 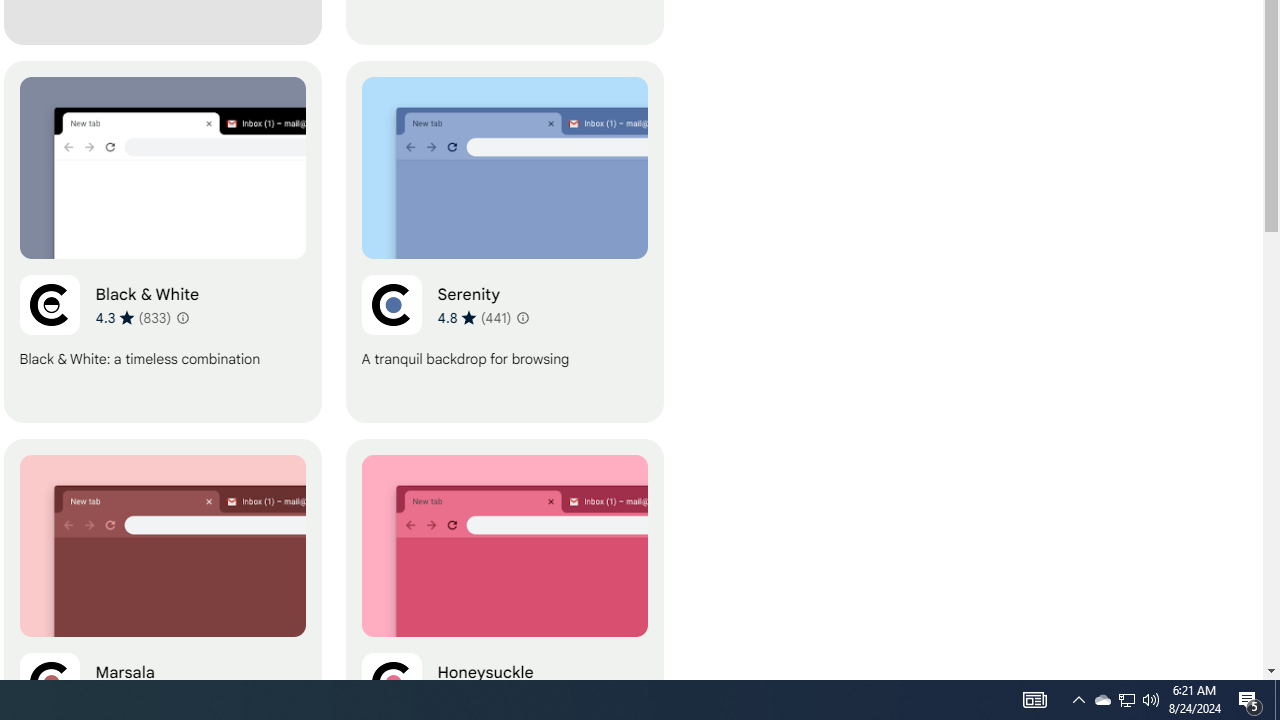 I want to click on 'Average rating 4.8 out of 5 stars. 441 ratings.', so click(x=473, y=316).